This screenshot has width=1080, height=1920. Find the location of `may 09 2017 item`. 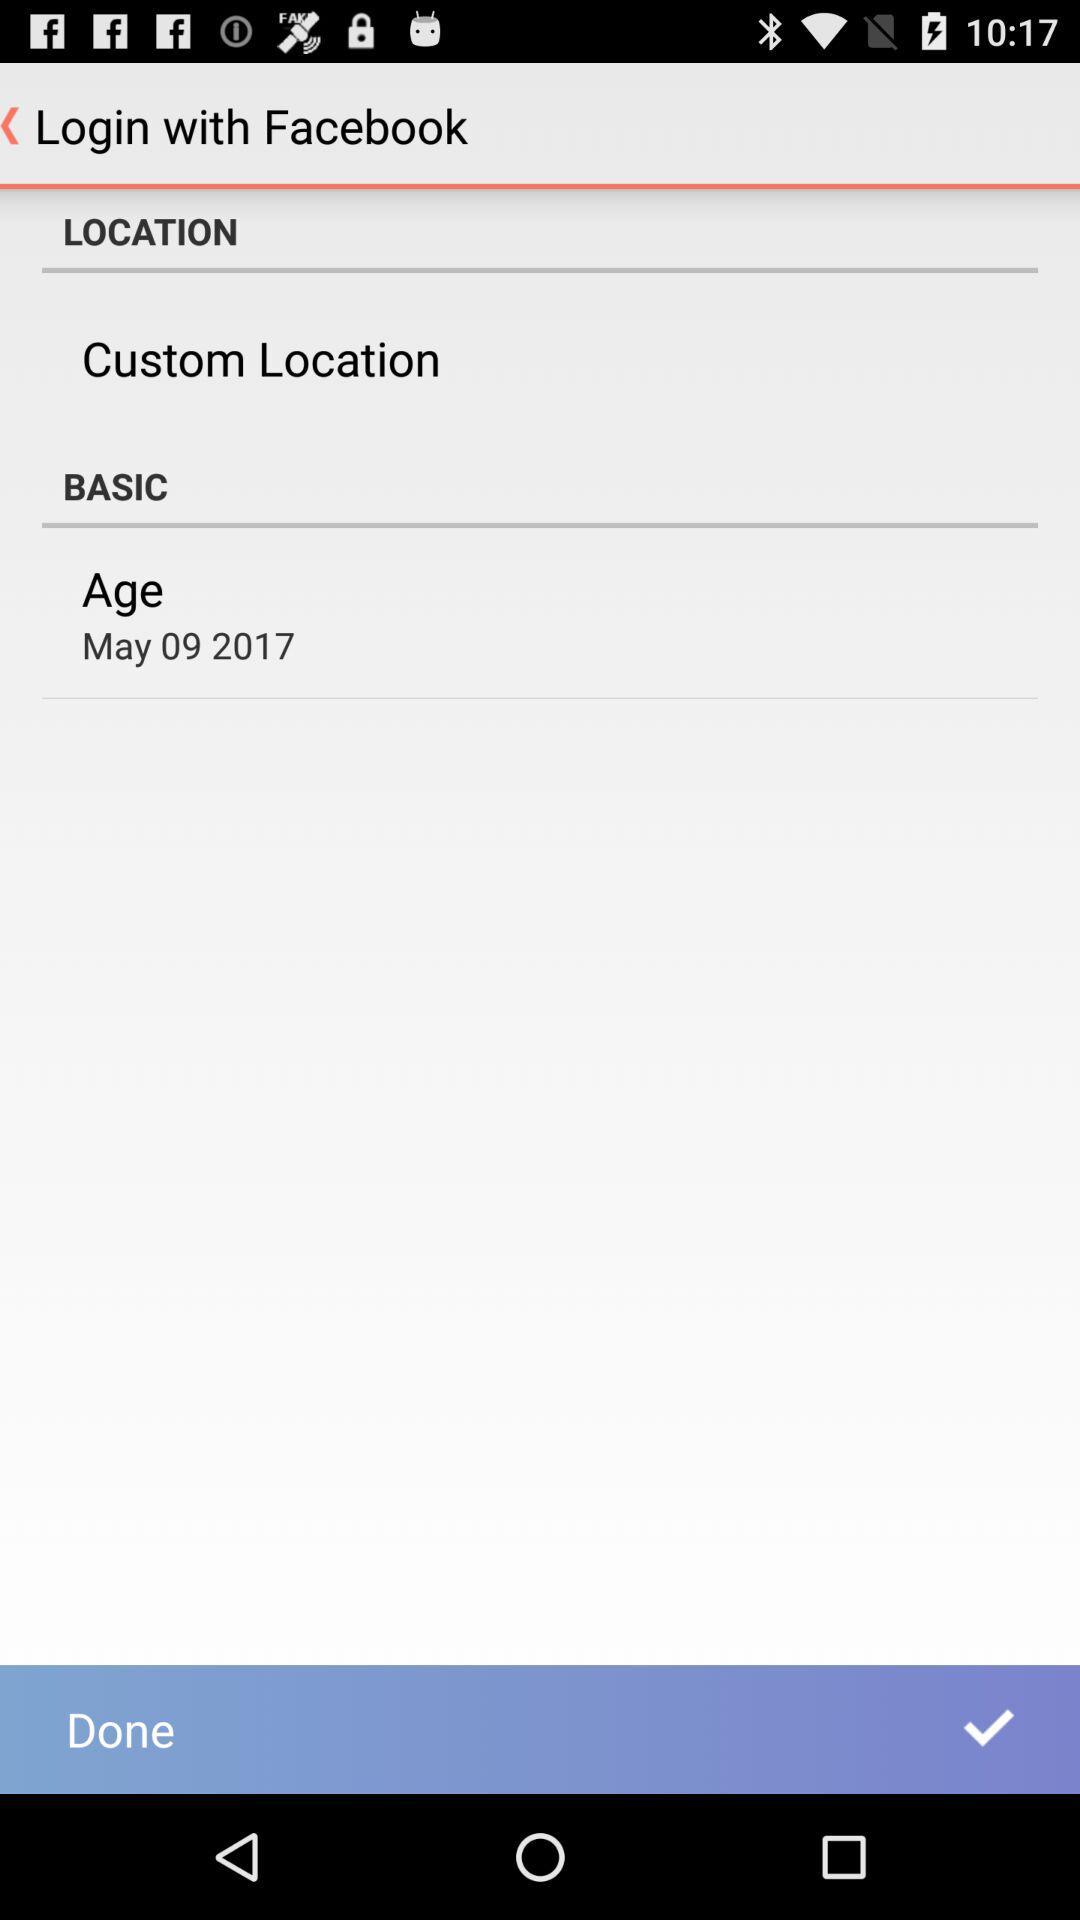

may 09 2017 item is located at coordinates (188, 644).